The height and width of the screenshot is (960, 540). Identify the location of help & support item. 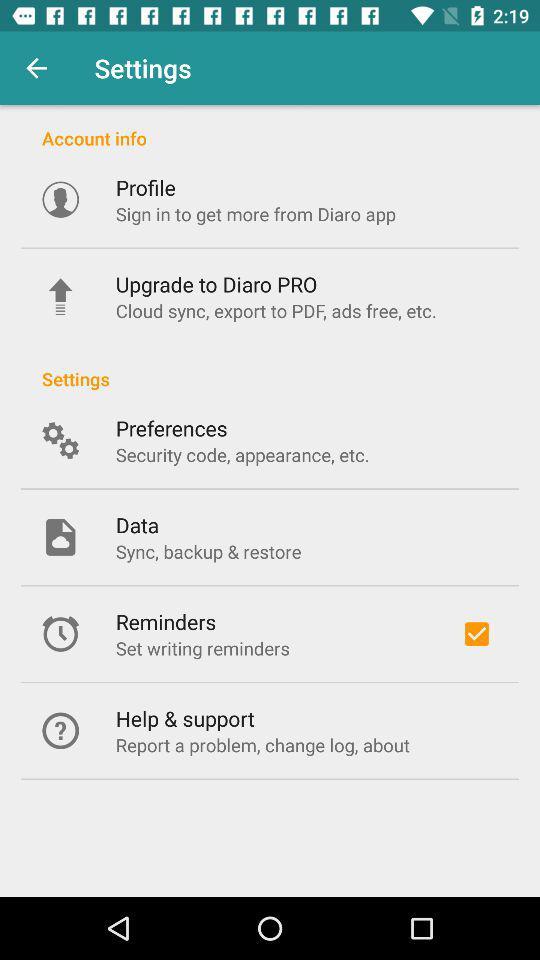
(185, 718).